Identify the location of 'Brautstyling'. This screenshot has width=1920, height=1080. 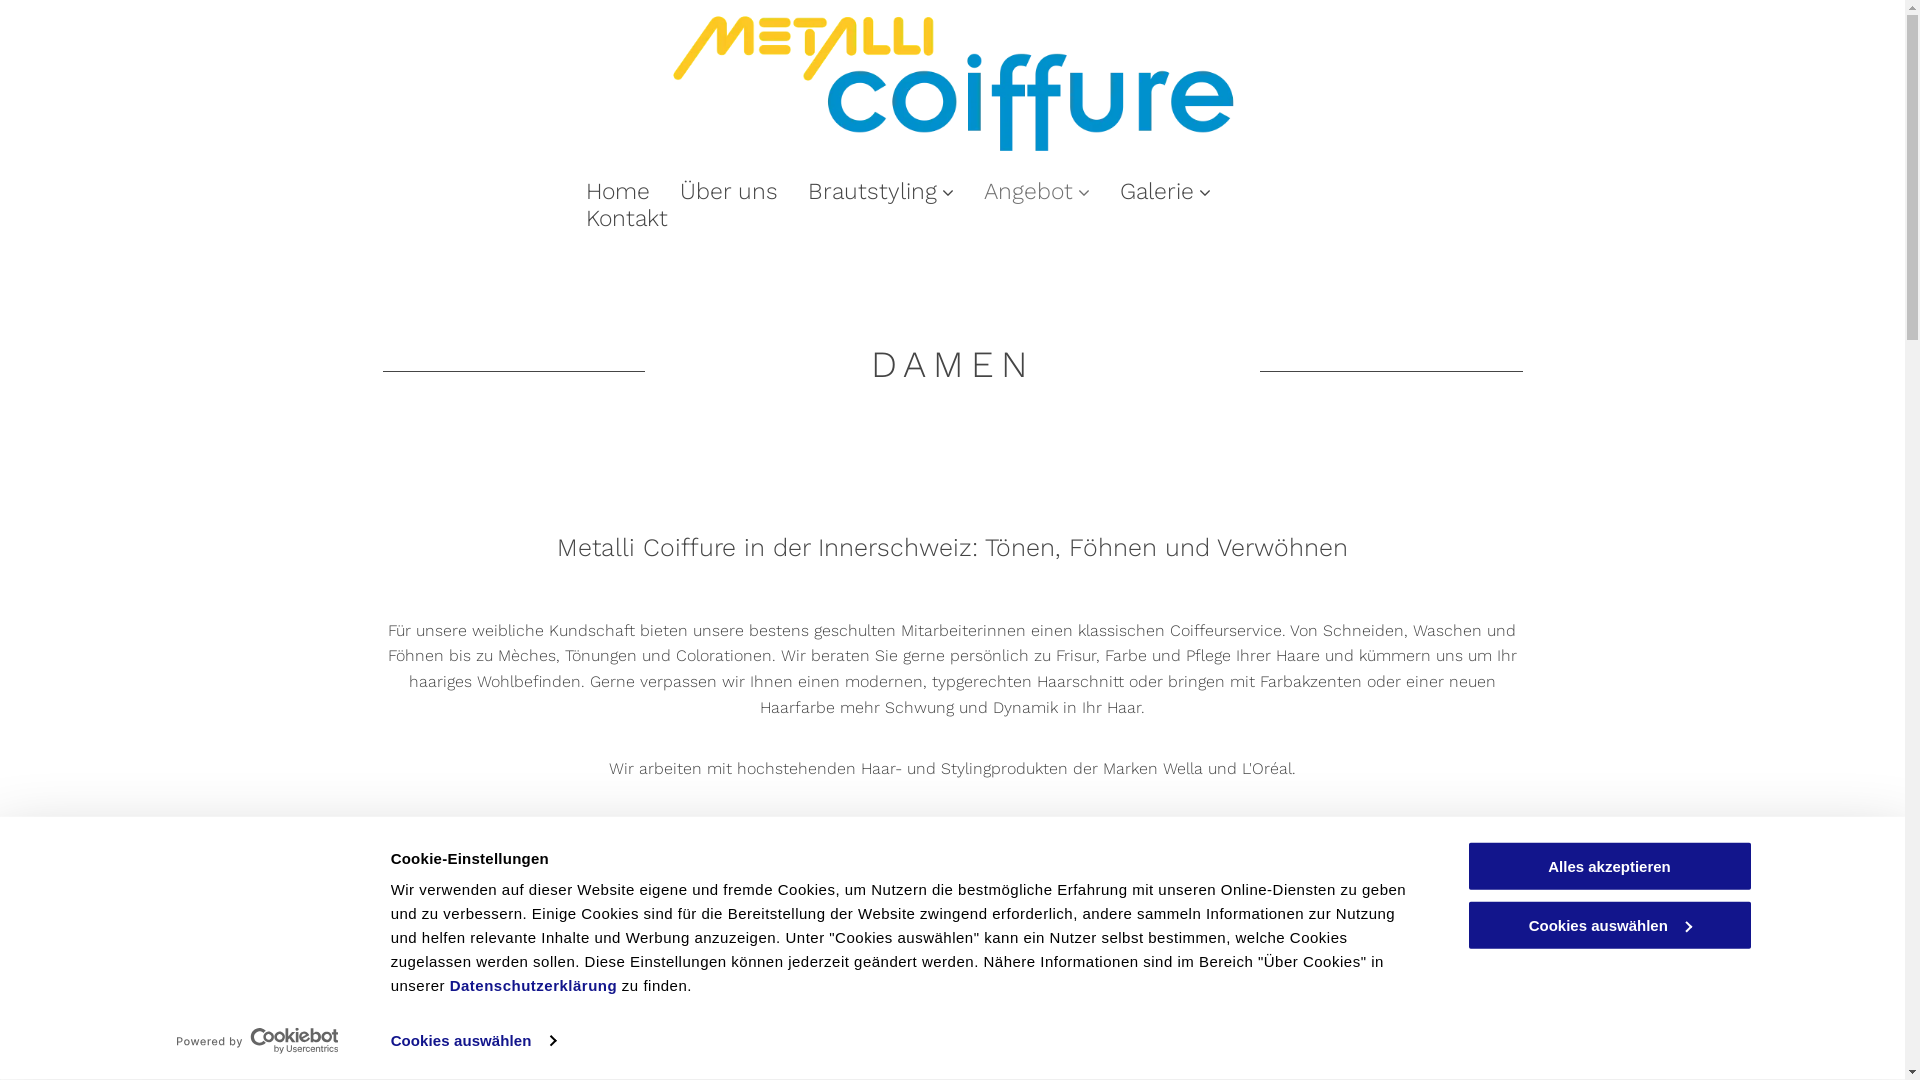
(879, 191).